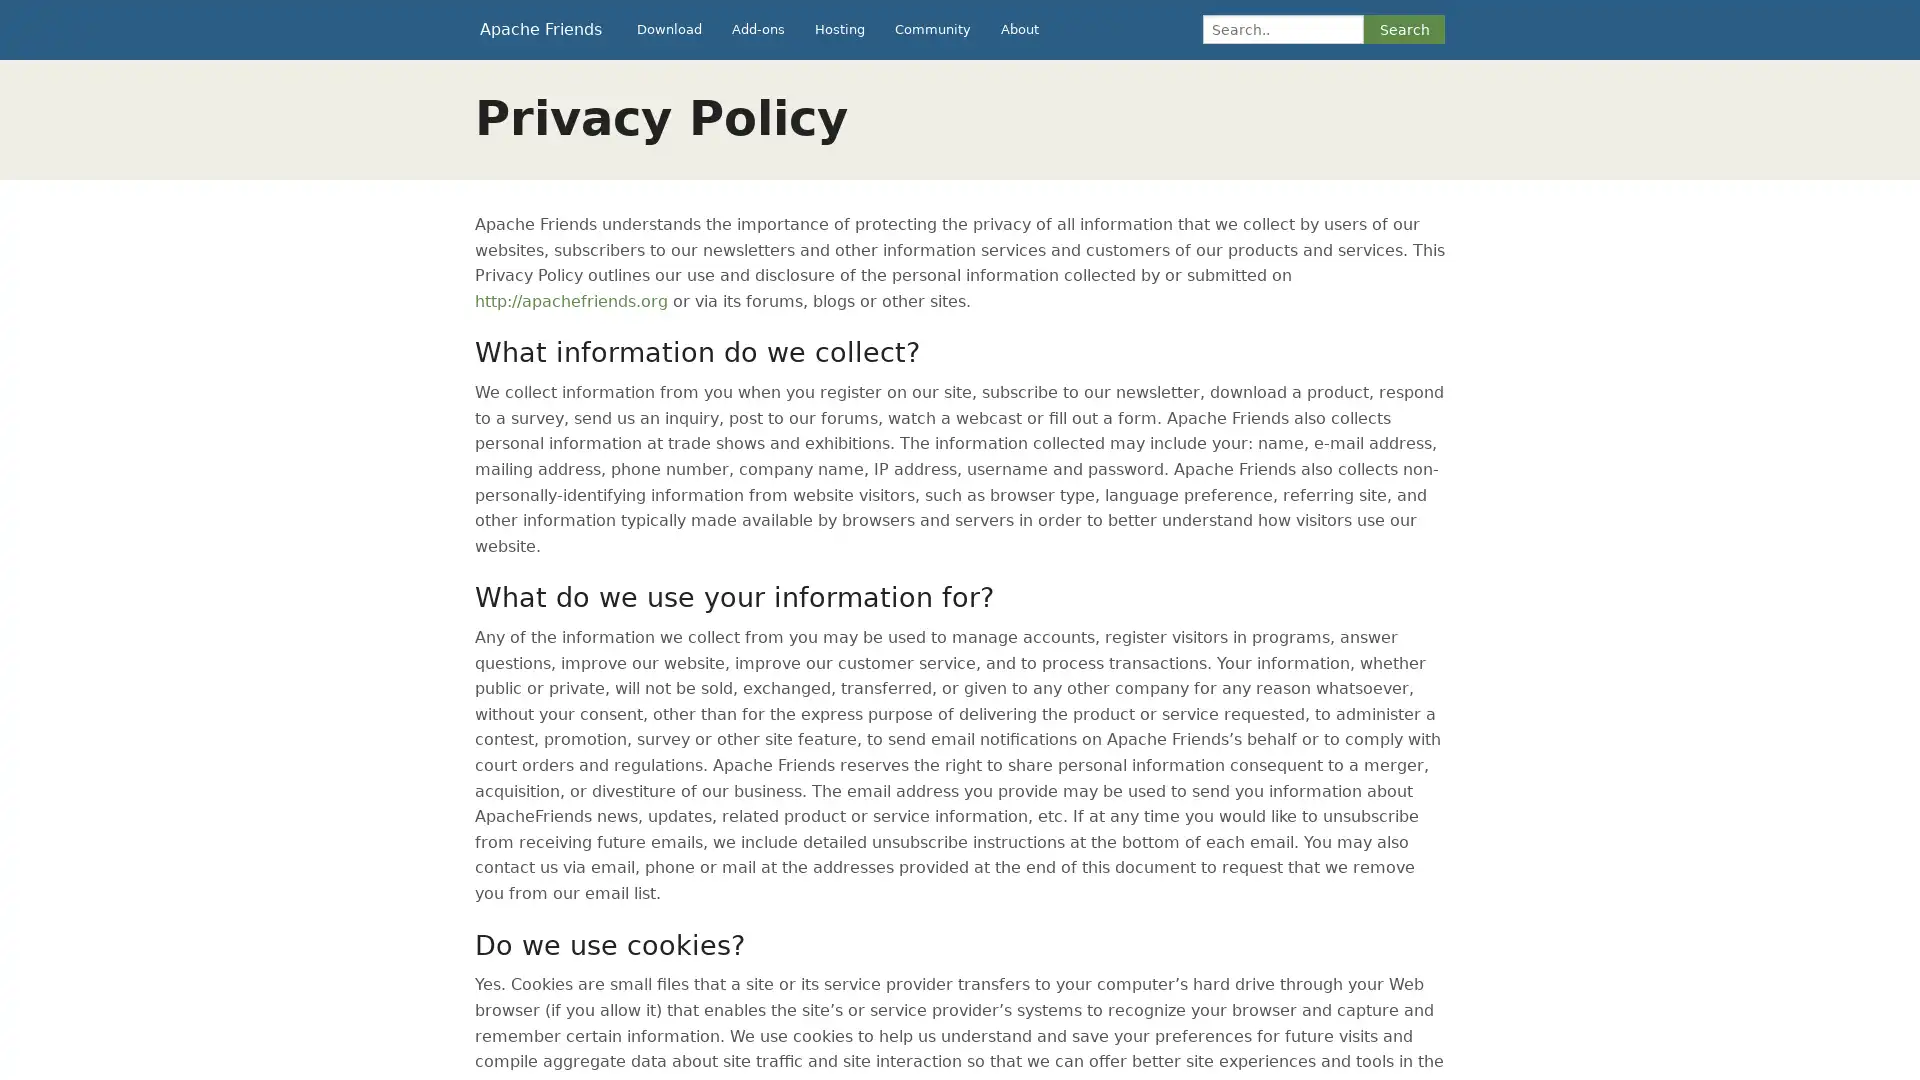 This screenshot has height=1080, width=1920. I want to click on Search, so click(1403, 29).